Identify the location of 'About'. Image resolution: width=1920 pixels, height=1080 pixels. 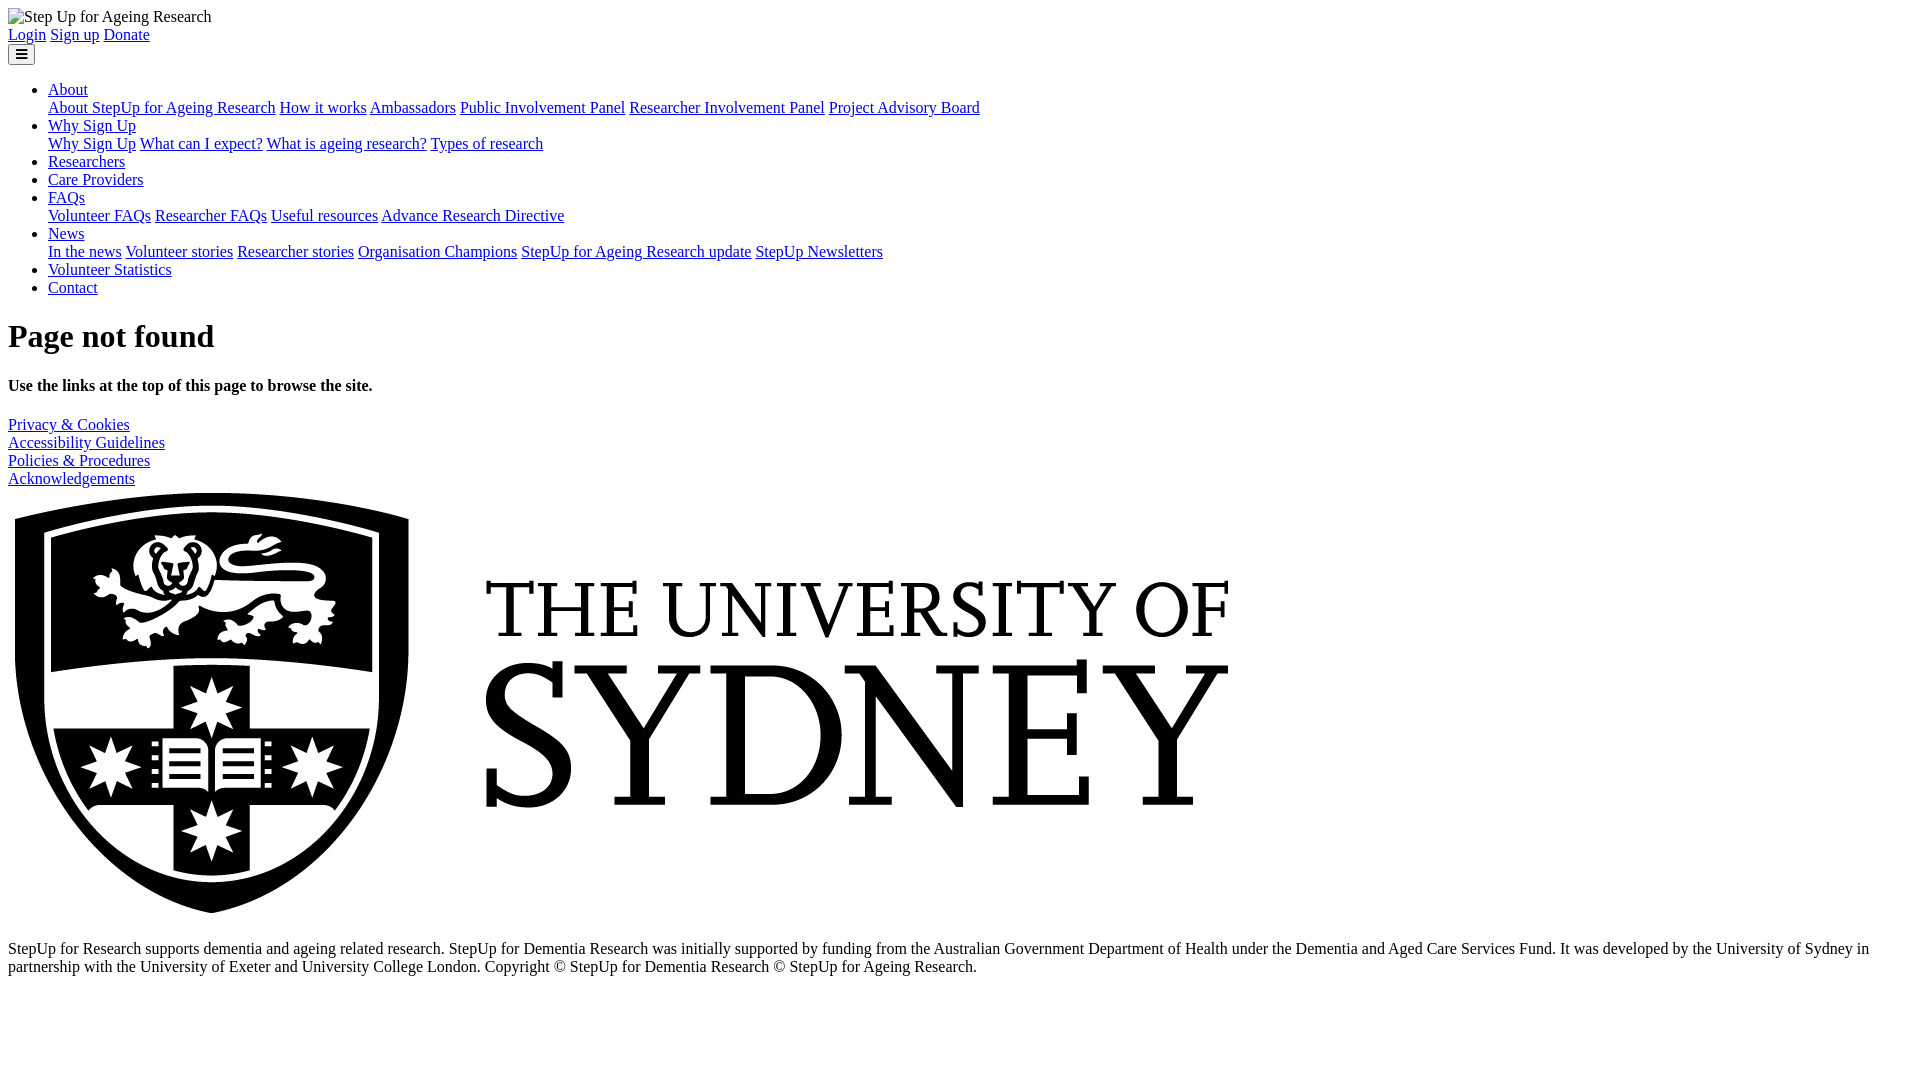
(67, 88).